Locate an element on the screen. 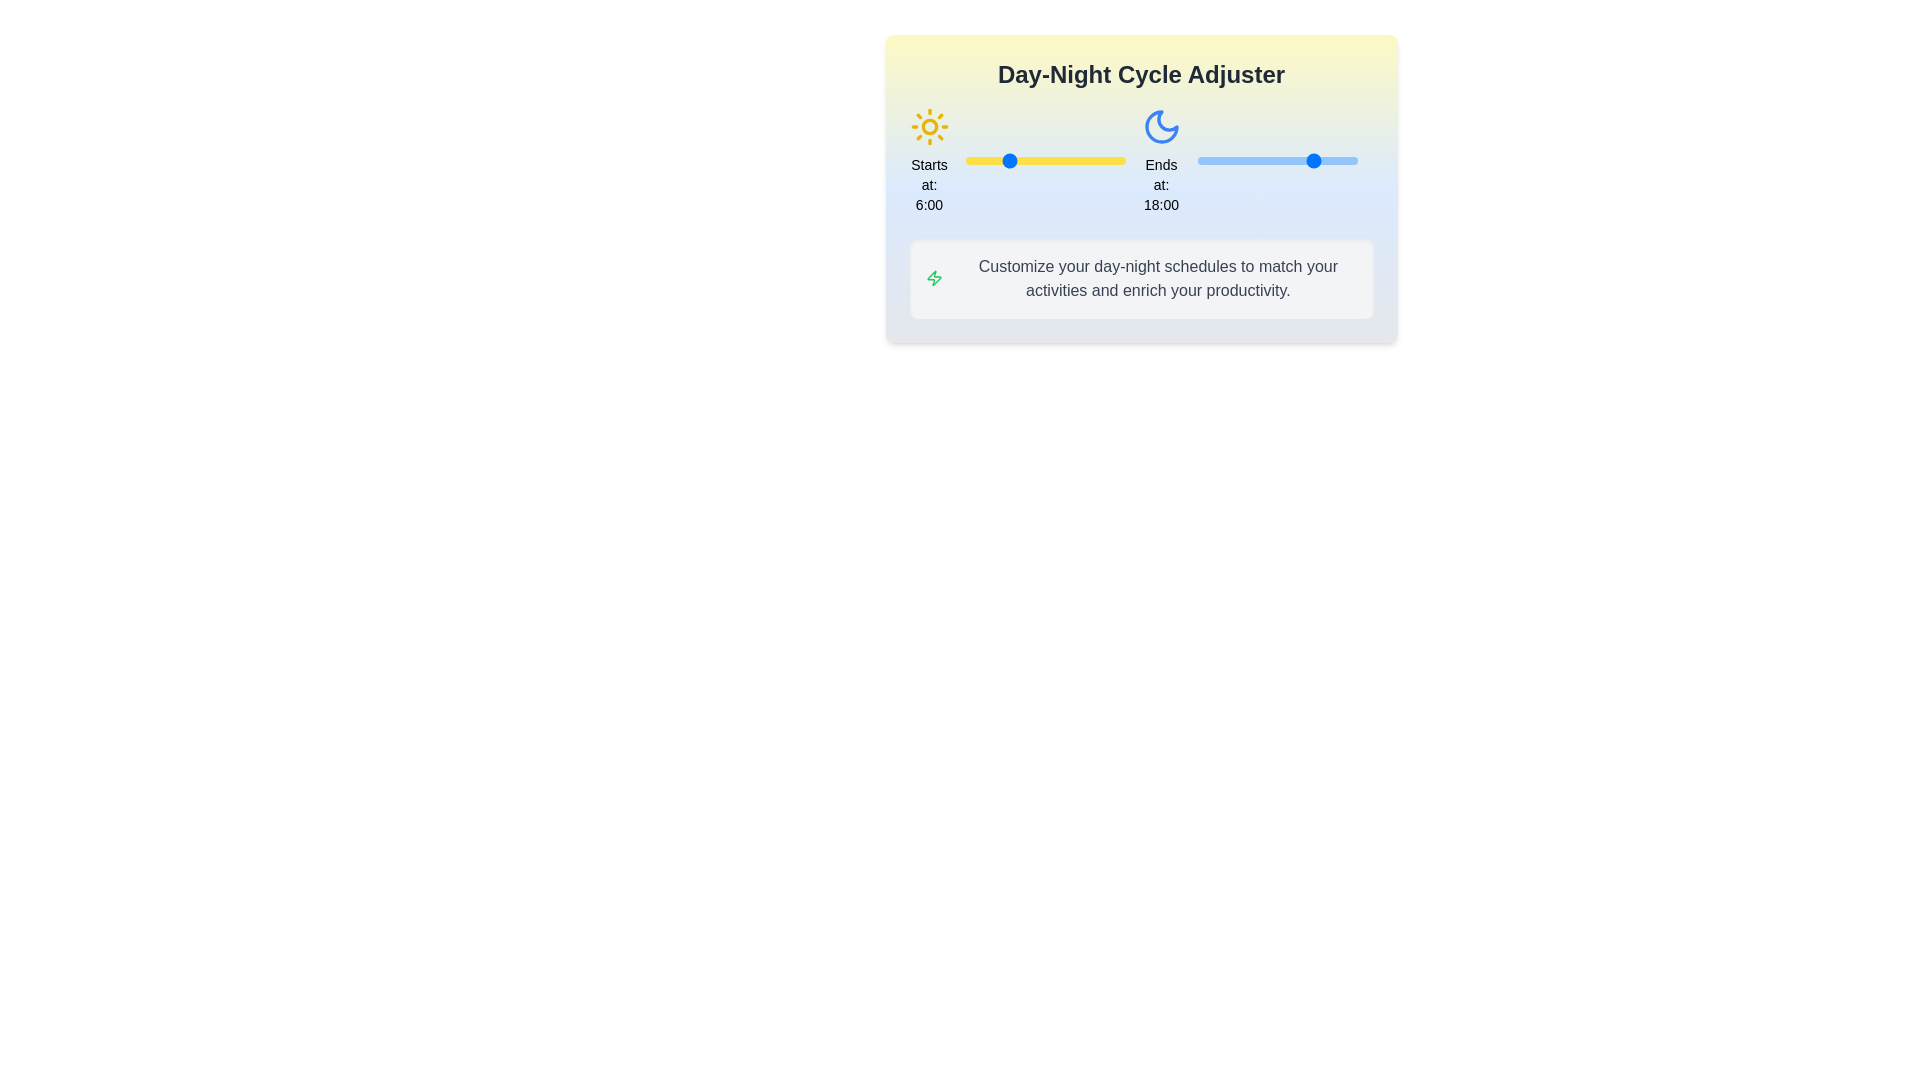 The height and width of the screenshot is (1080, 1920). the end time of the day cycle to 22 hours using the right slider is located at coordinates (1344, 160).